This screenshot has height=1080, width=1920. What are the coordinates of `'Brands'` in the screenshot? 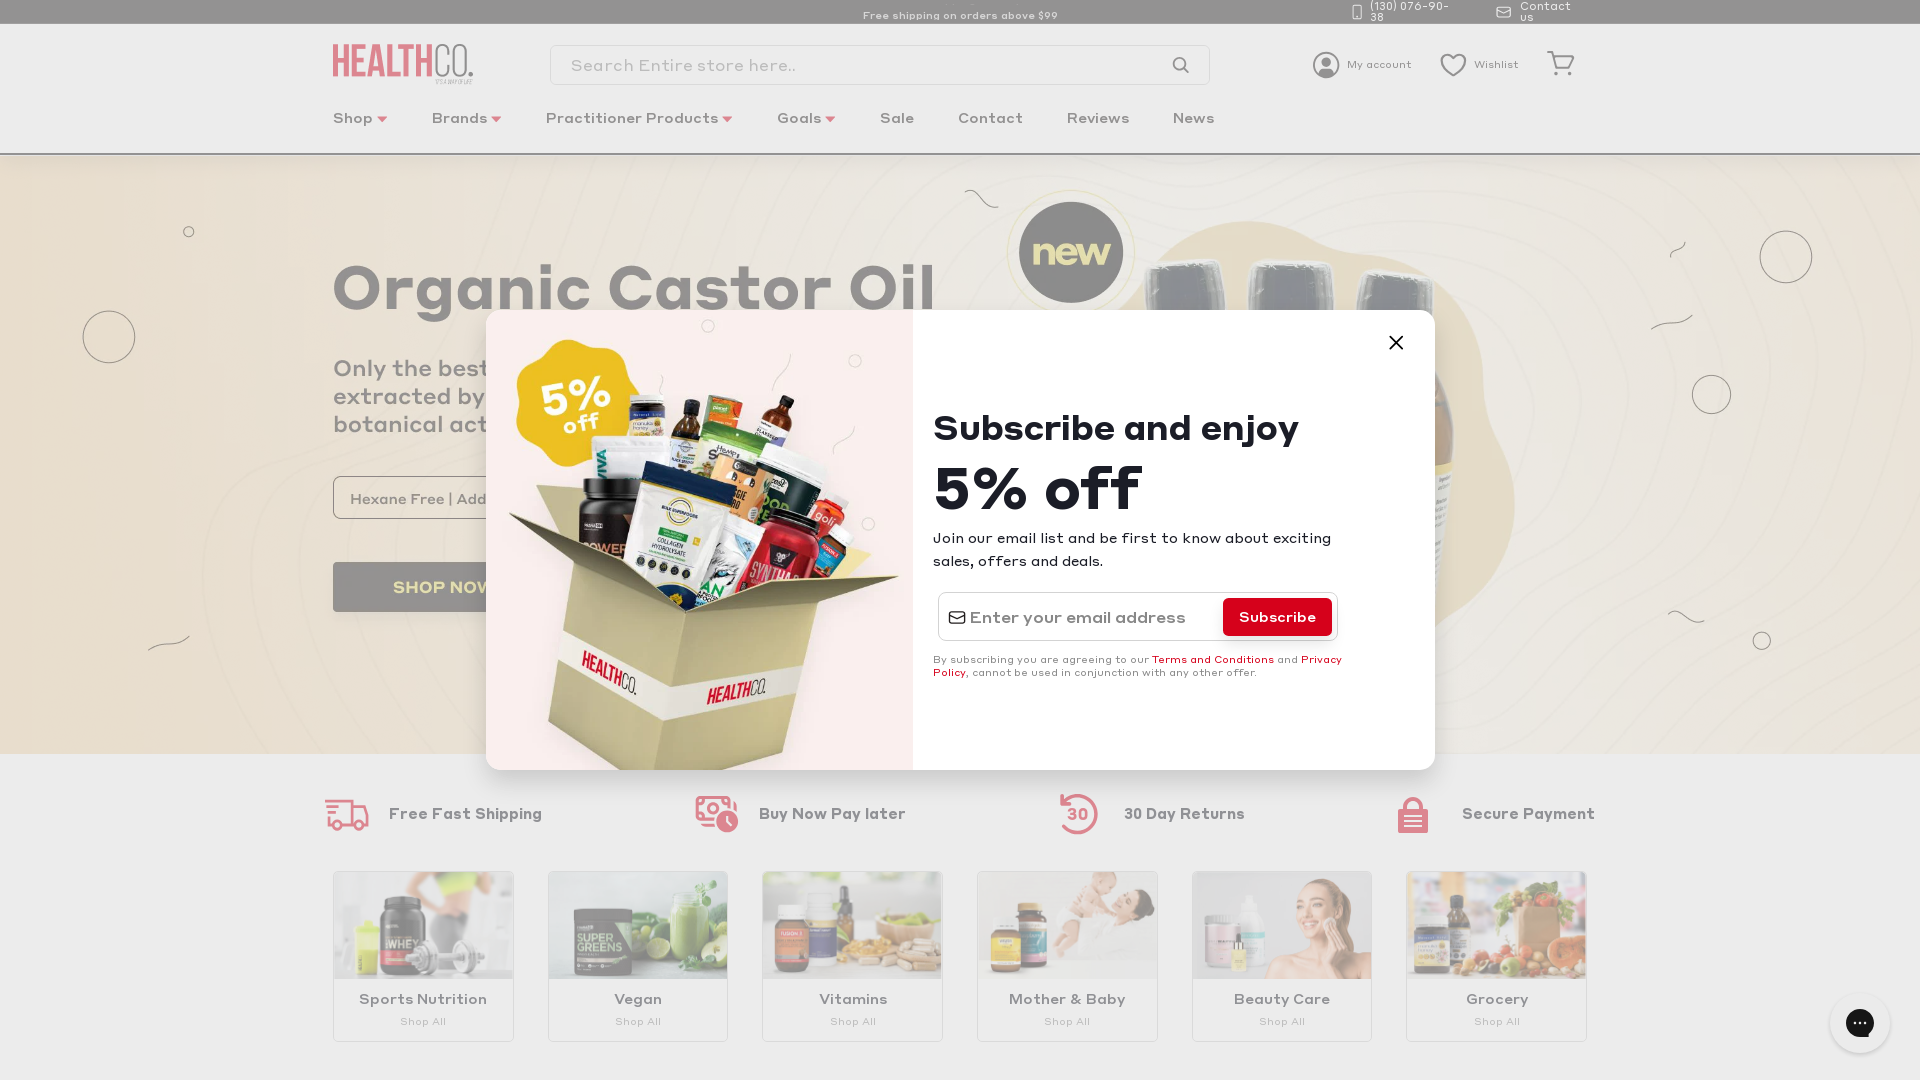 It's located at (465, 129).